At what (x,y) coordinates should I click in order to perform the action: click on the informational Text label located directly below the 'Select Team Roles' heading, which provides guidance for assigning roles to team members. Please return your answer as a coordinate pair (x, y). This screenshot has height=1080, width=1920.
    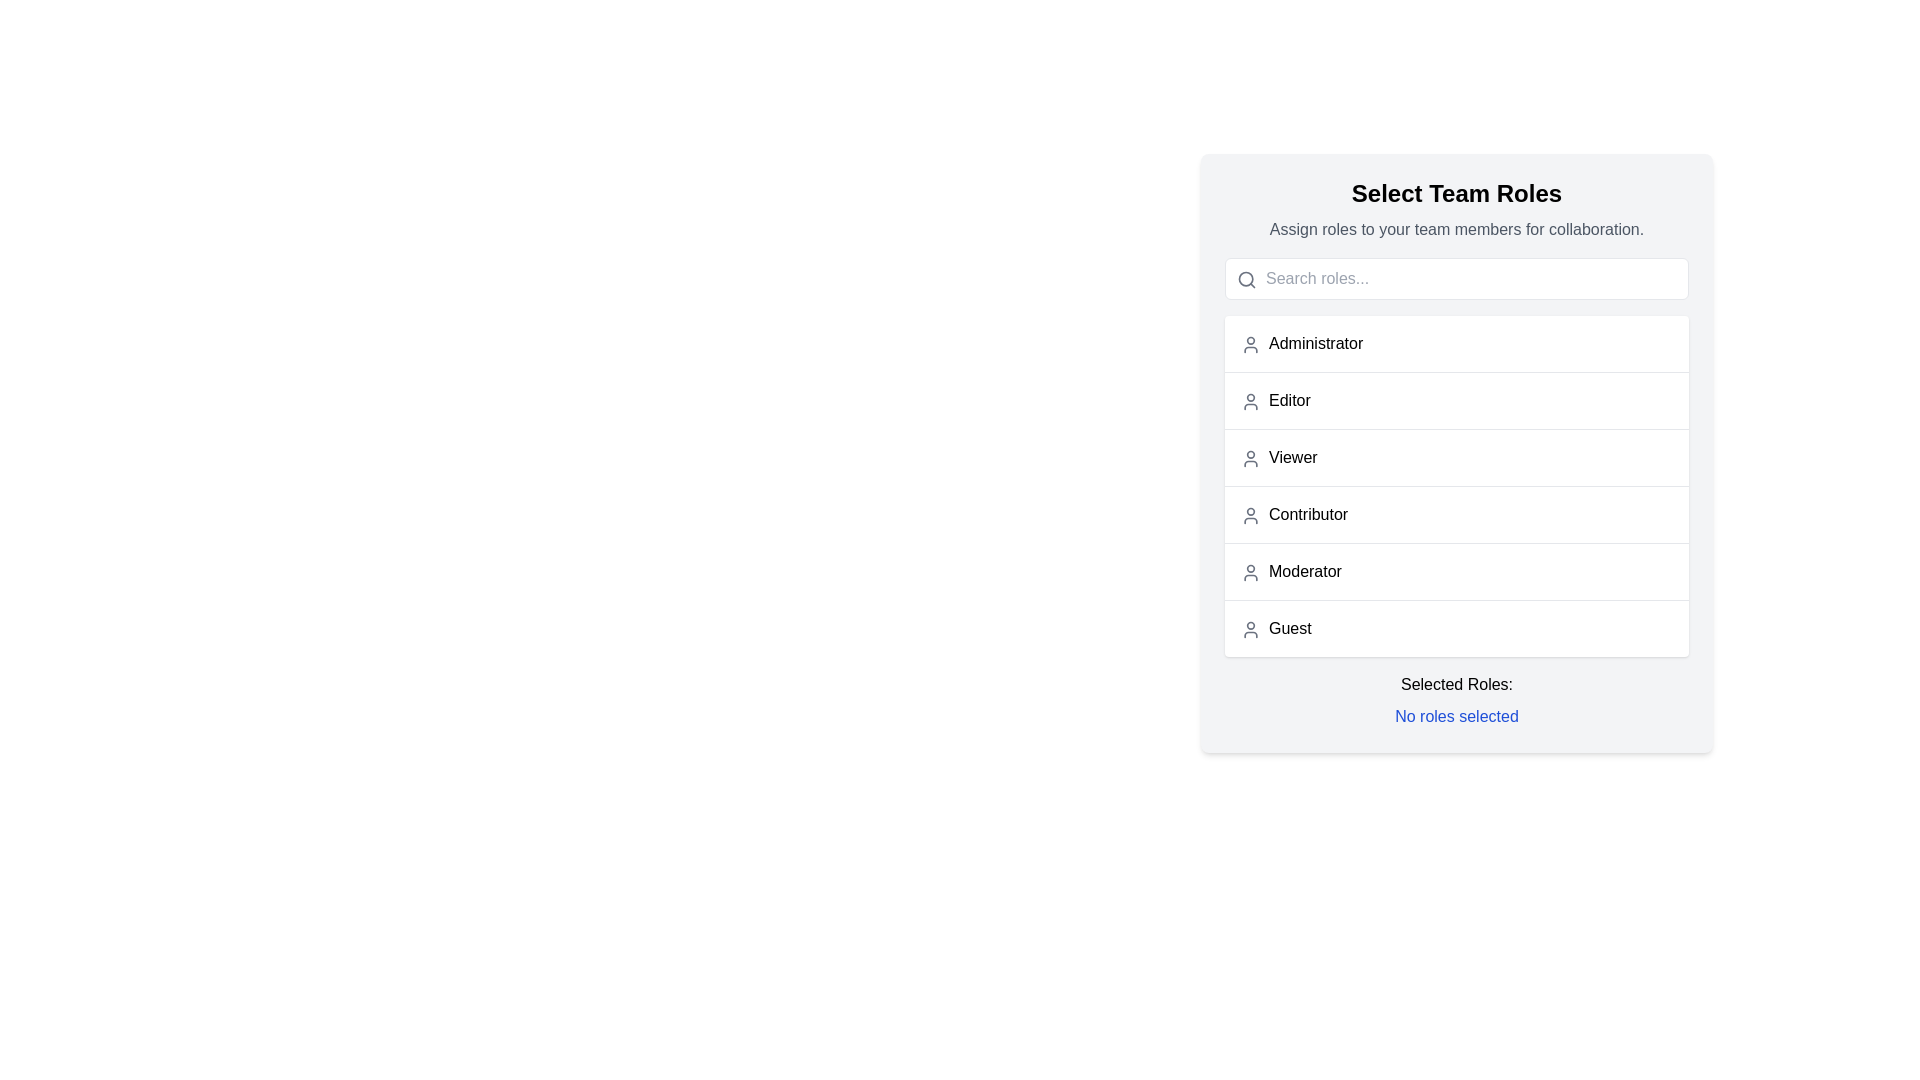
    Looking at the image, I should click on (1457, 229).